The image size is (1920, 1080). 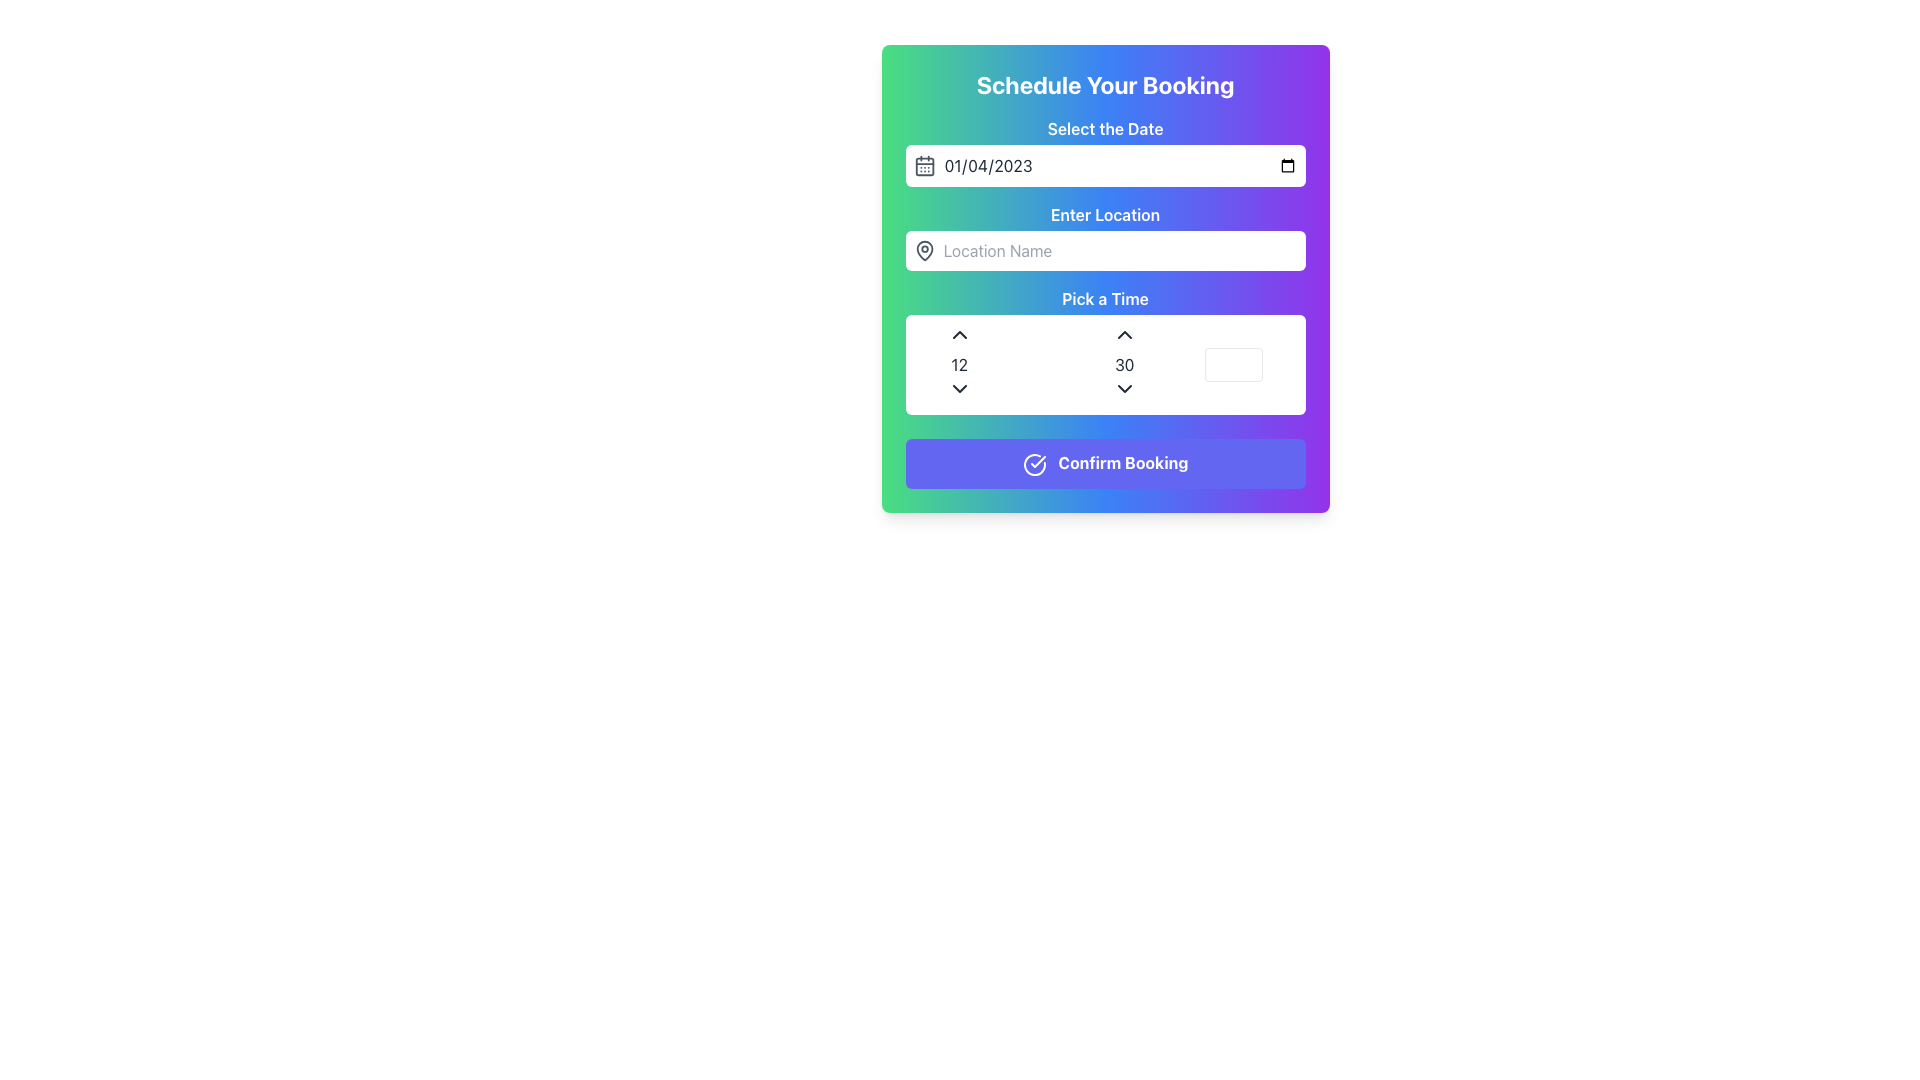 I want to click on the downward-pointing chevron icon located below the '30' text in the time selection interface, so click(x=1124, y=389).